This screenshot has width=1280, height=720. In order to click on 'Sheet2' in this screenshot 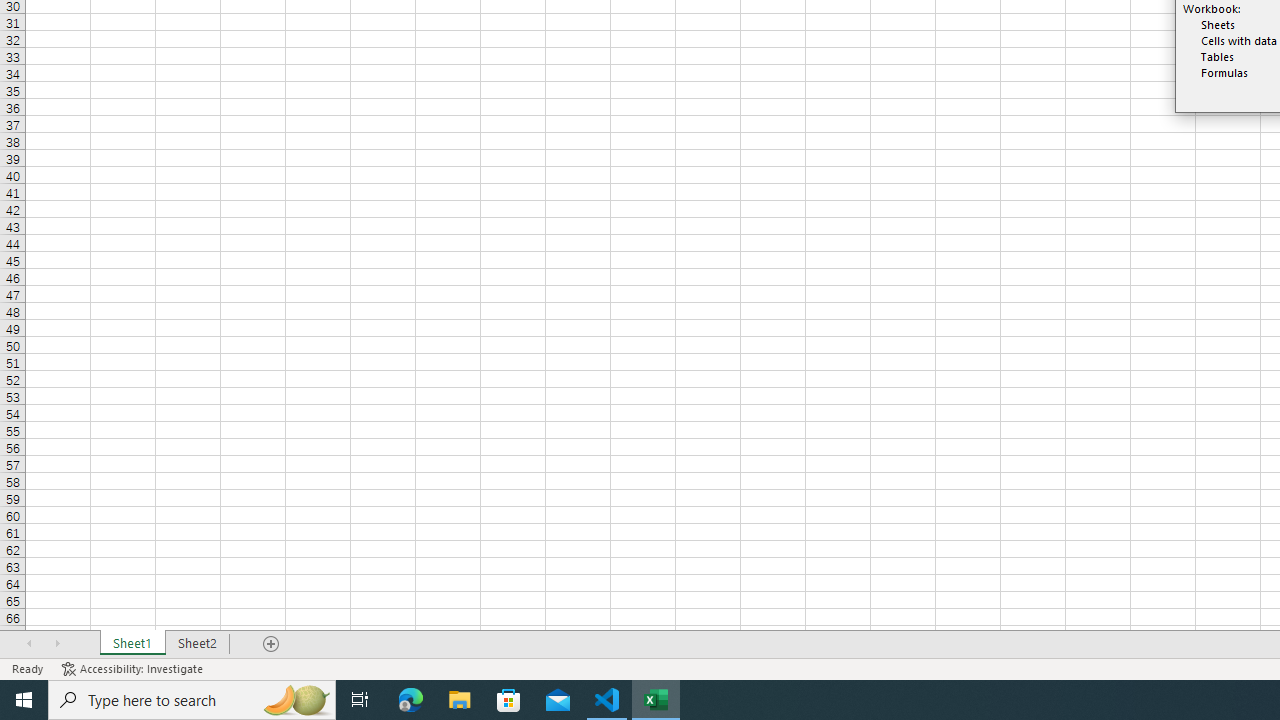, I will do `click(197, 644)`.